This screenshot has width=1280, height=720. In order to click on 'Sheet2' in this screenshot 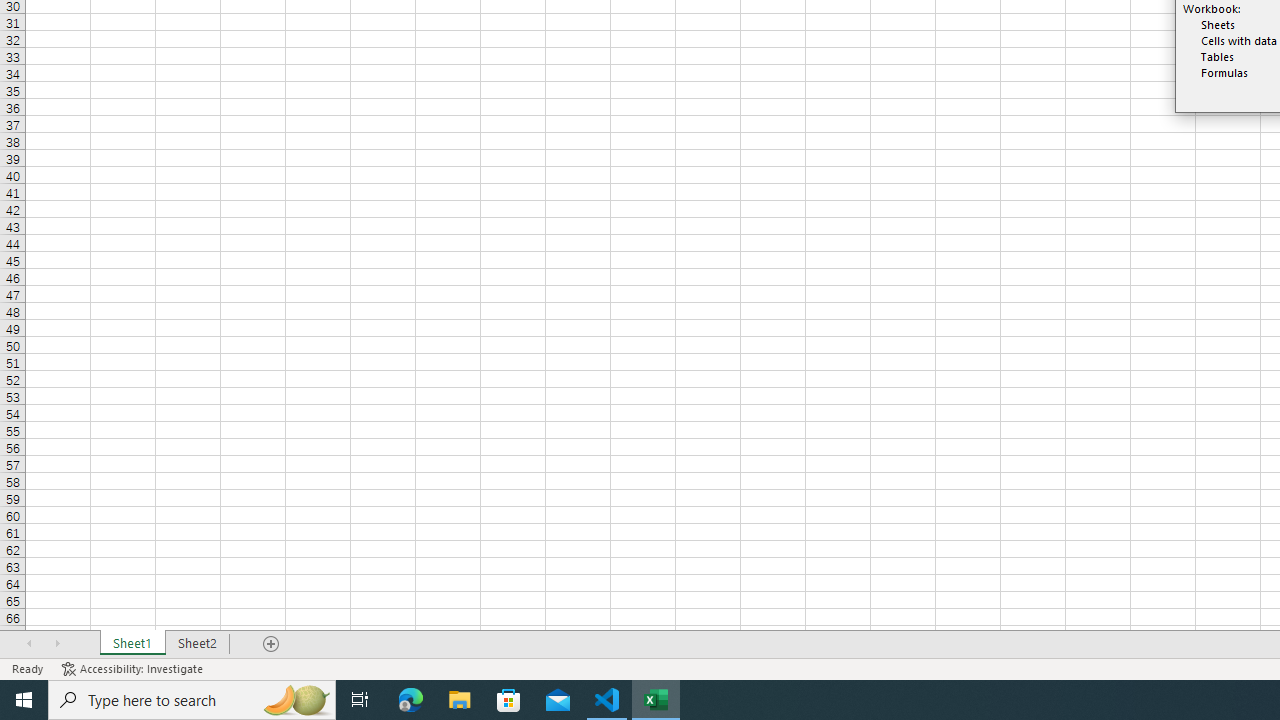, I will do `click(197, 644)`.